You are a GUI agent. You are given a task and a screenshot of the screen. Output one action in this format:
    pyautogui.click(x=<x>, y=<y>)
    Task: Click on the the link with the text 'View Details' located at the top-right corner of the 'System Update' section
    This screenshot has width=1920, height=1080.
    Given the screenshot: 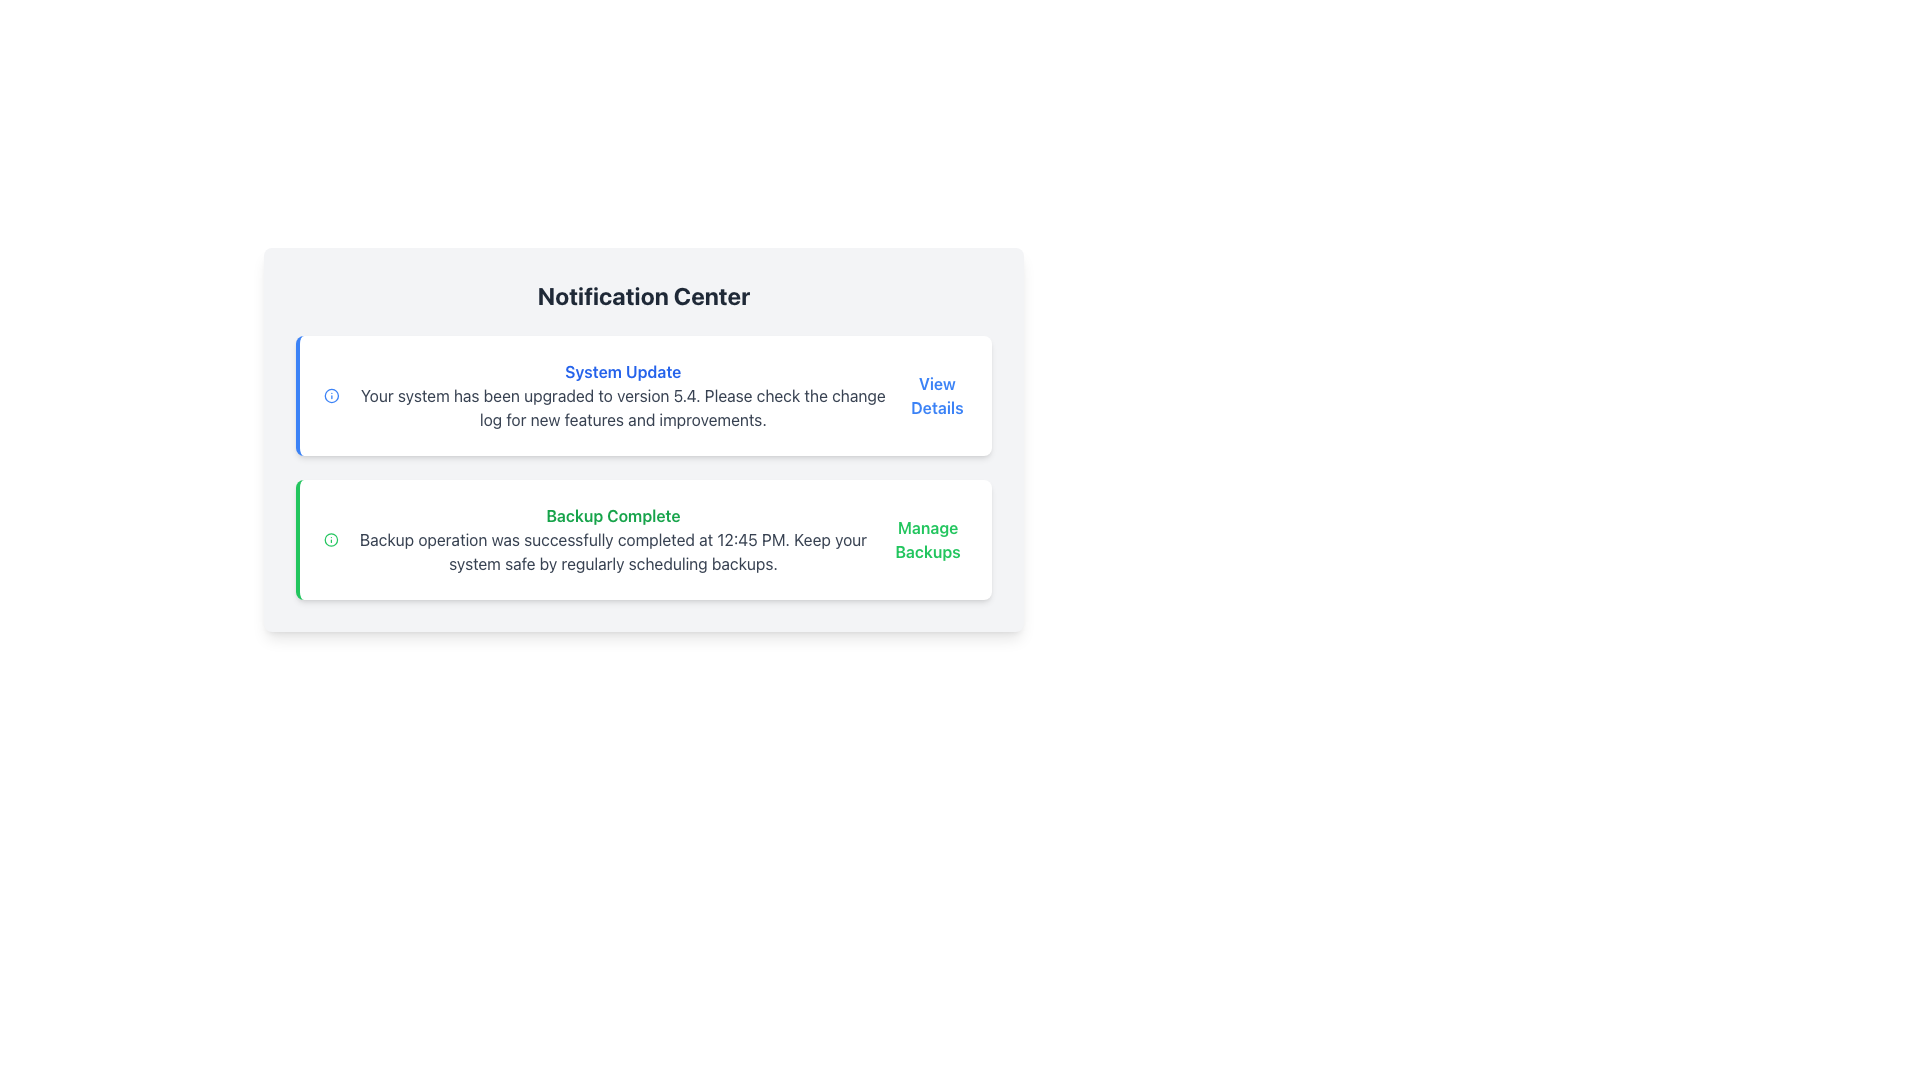 What is the action you would take?
    pyautogui.click(x=936, y=396)
    